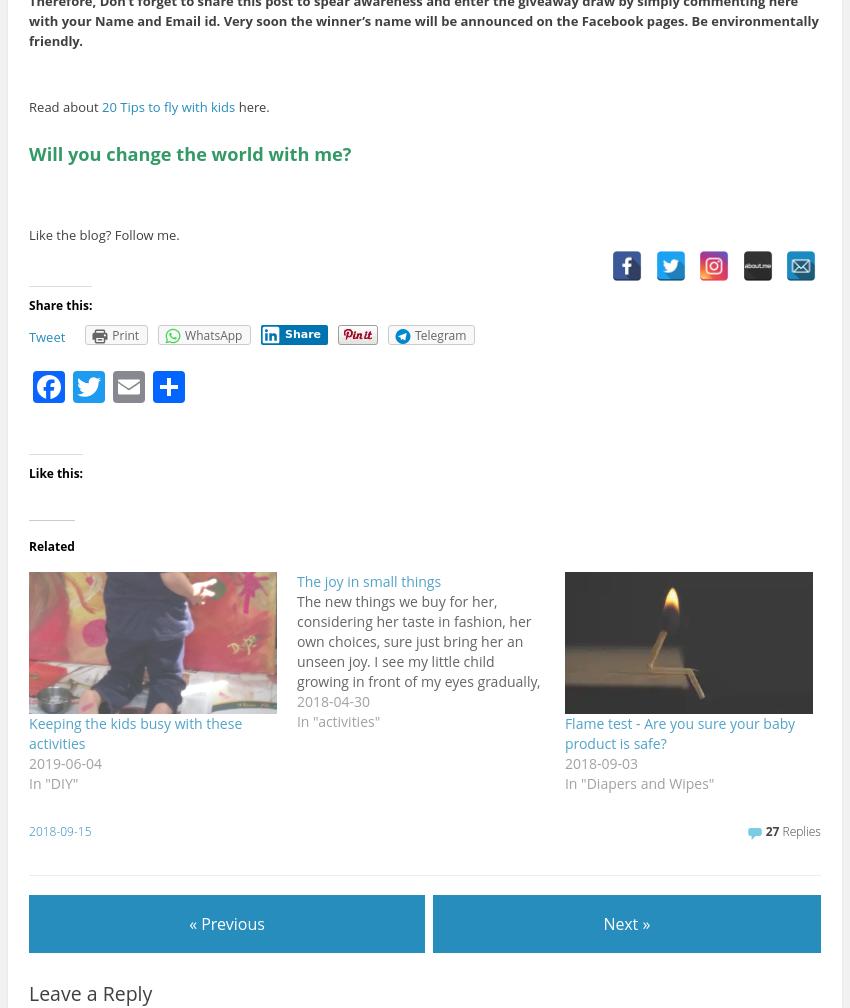  What do you see at coordinates (60, 305) in the screenshot?
I see `'Share this:'` at bounding box center [60, 305].